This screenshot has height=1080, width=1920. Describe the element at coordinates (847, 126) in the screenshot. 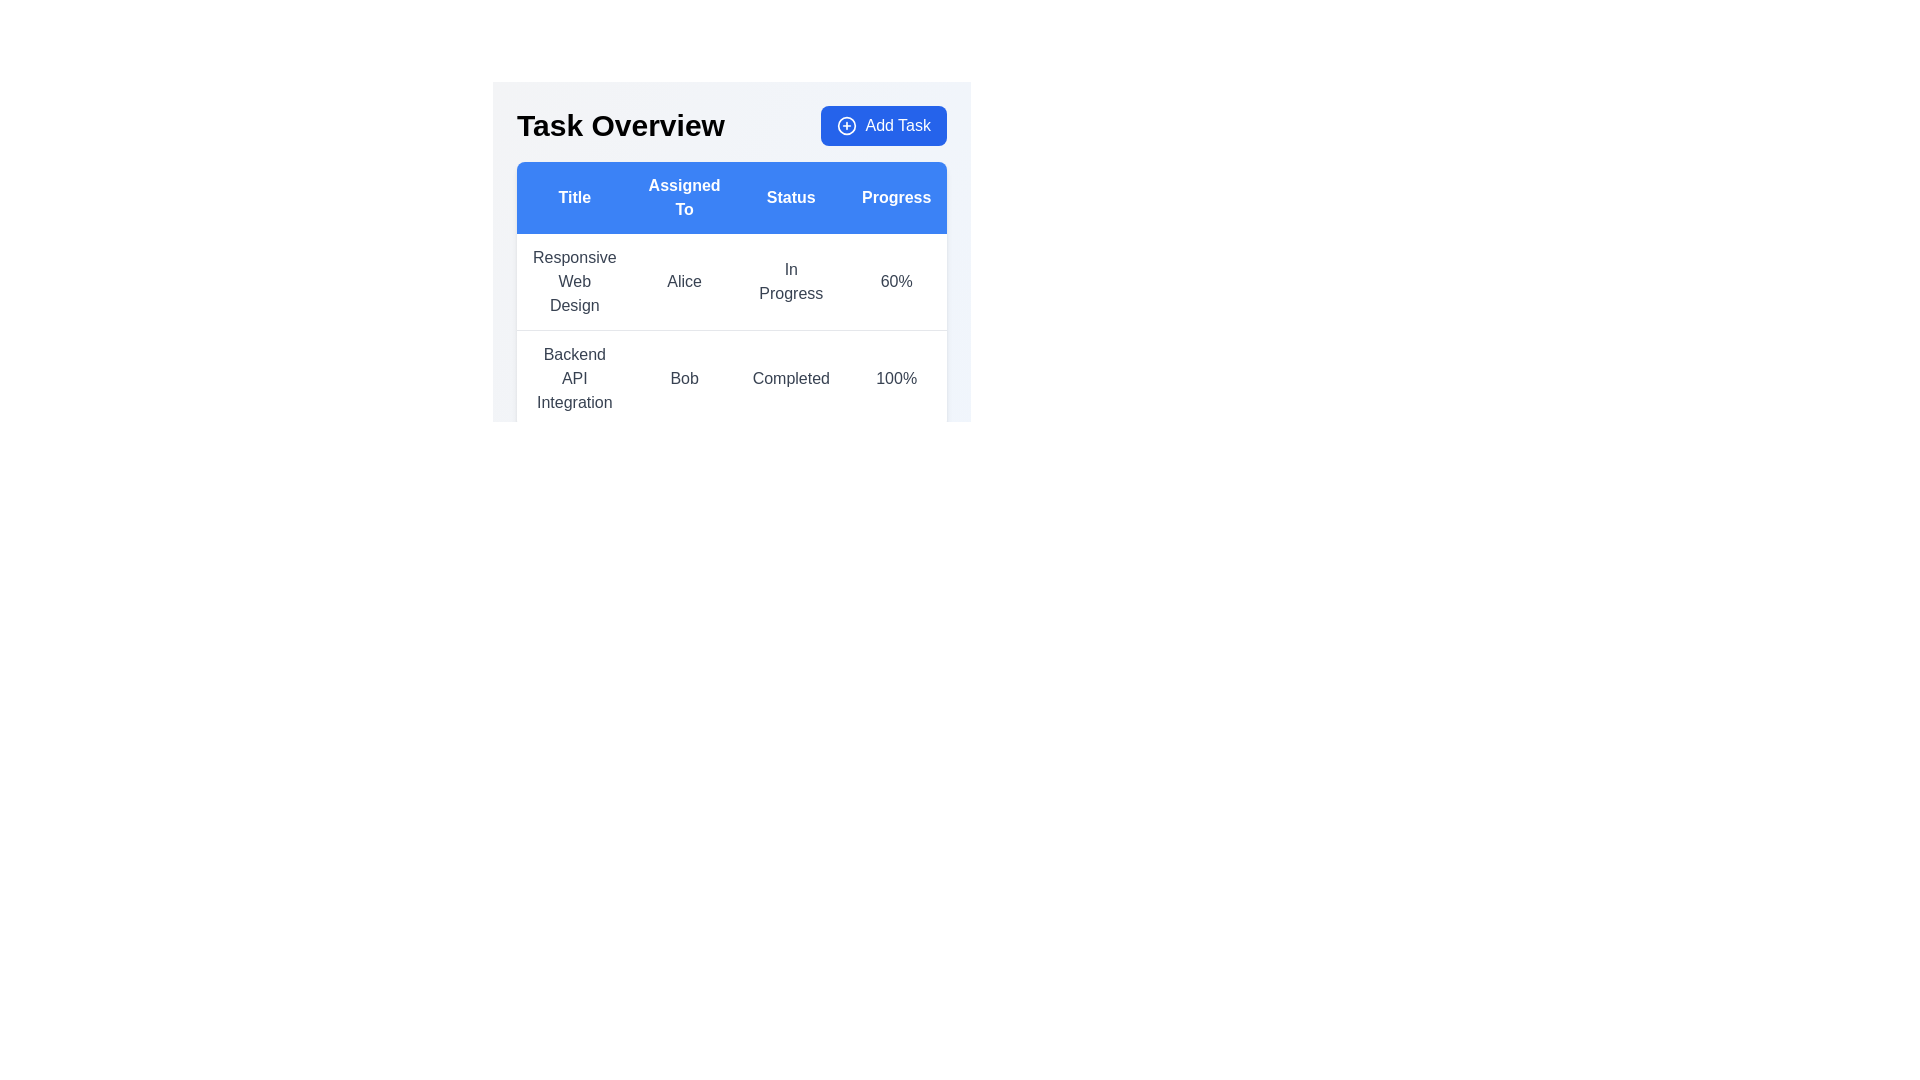

I see `the circular SVG element that forms part of the 'Add Task' button icon, which visually indicates an interactive action` at that location.